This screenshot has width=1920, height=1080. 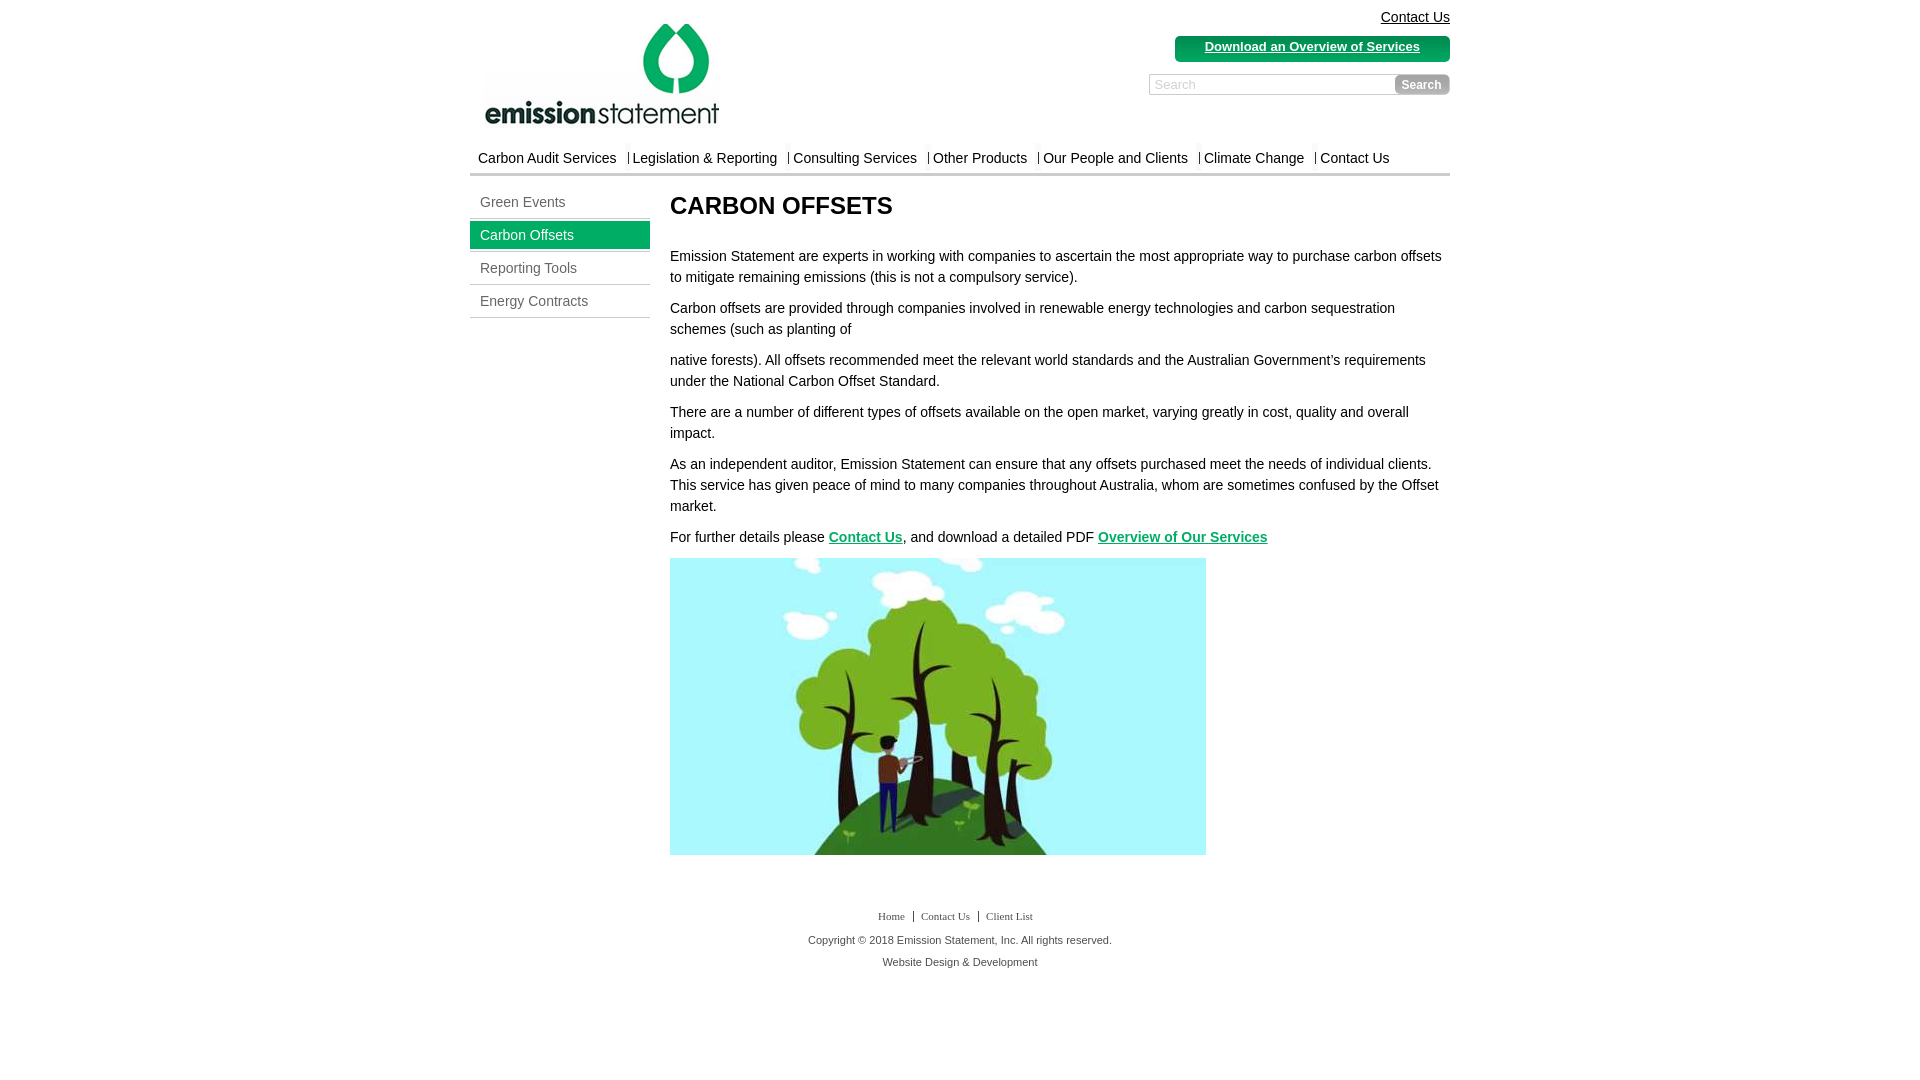 I want to click on 'Download an Overview of Services', so click(x=1203, y=45).